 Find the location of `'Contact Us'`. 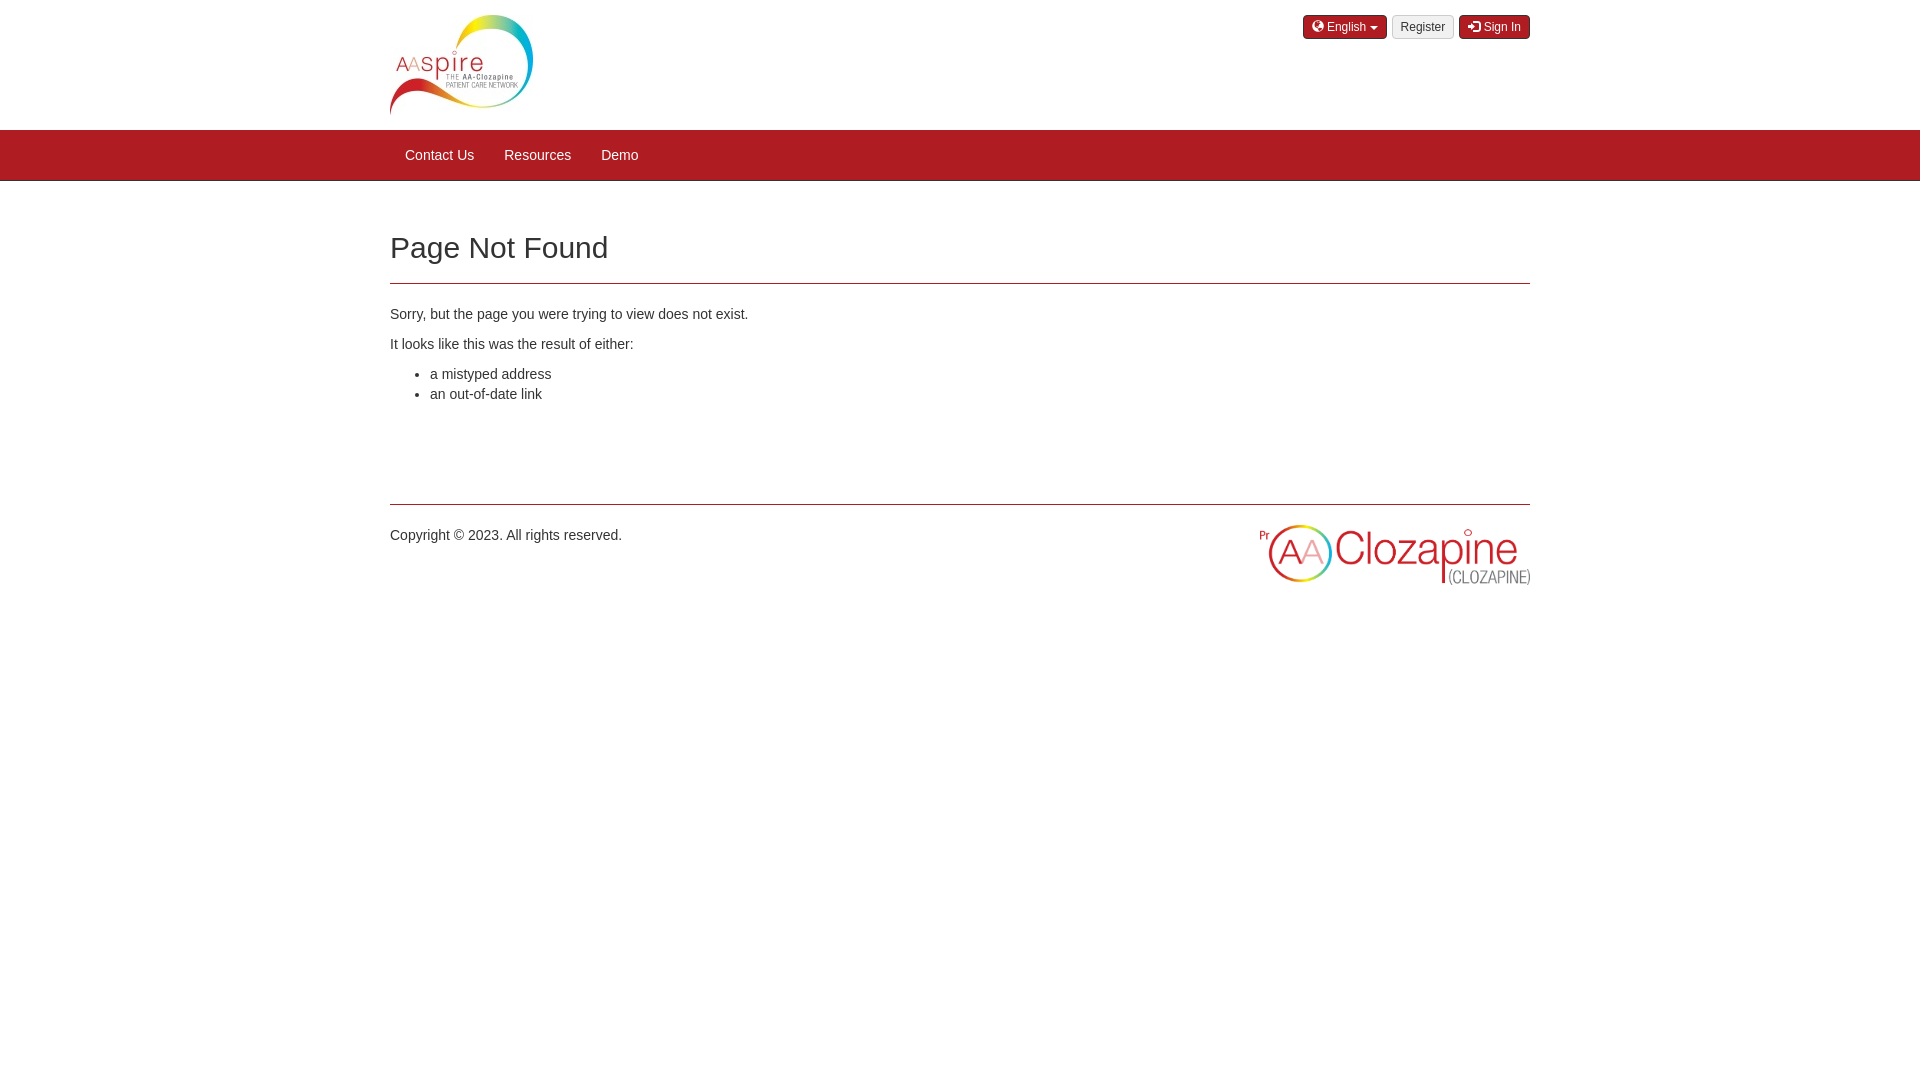

'Contact Us' is located at coordinates (438, 153).